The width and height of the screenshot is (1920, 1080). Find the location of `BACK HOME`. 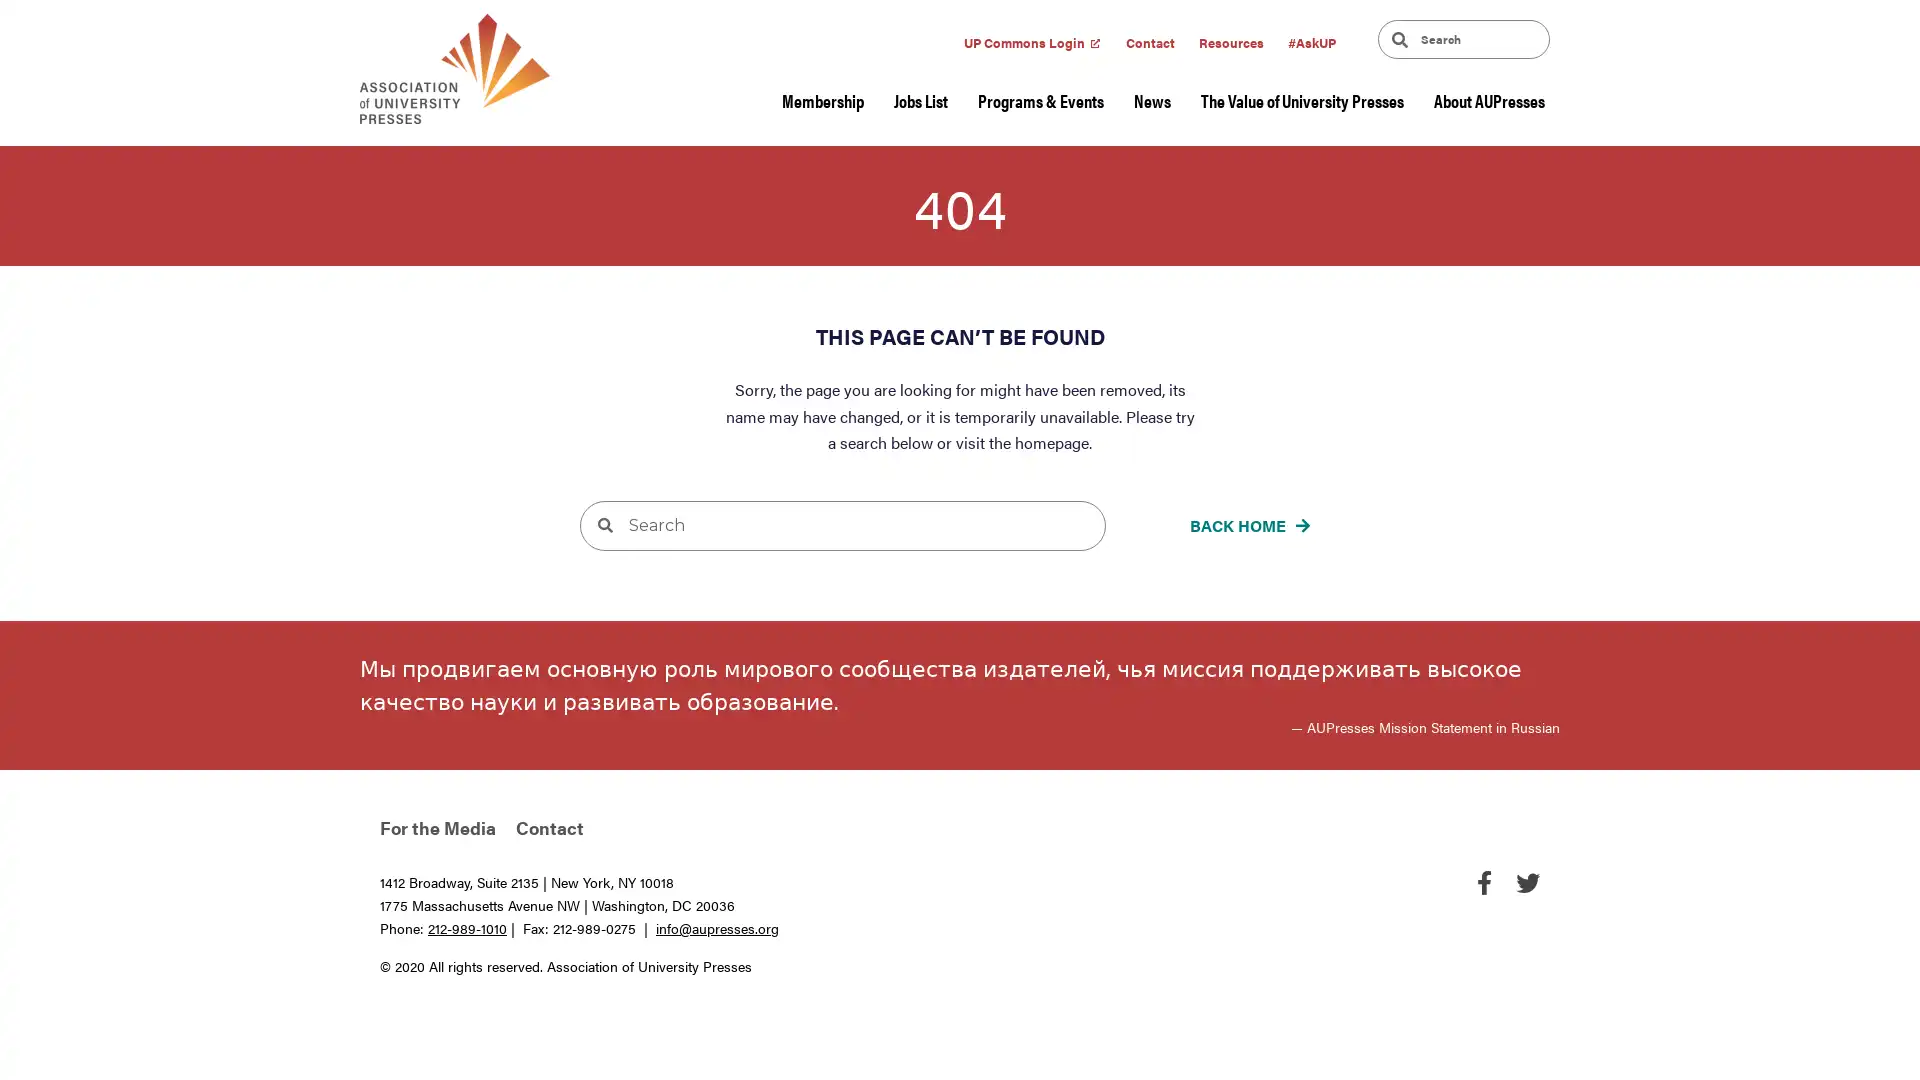

BACK HOME is located at coordinates (1248, 523).